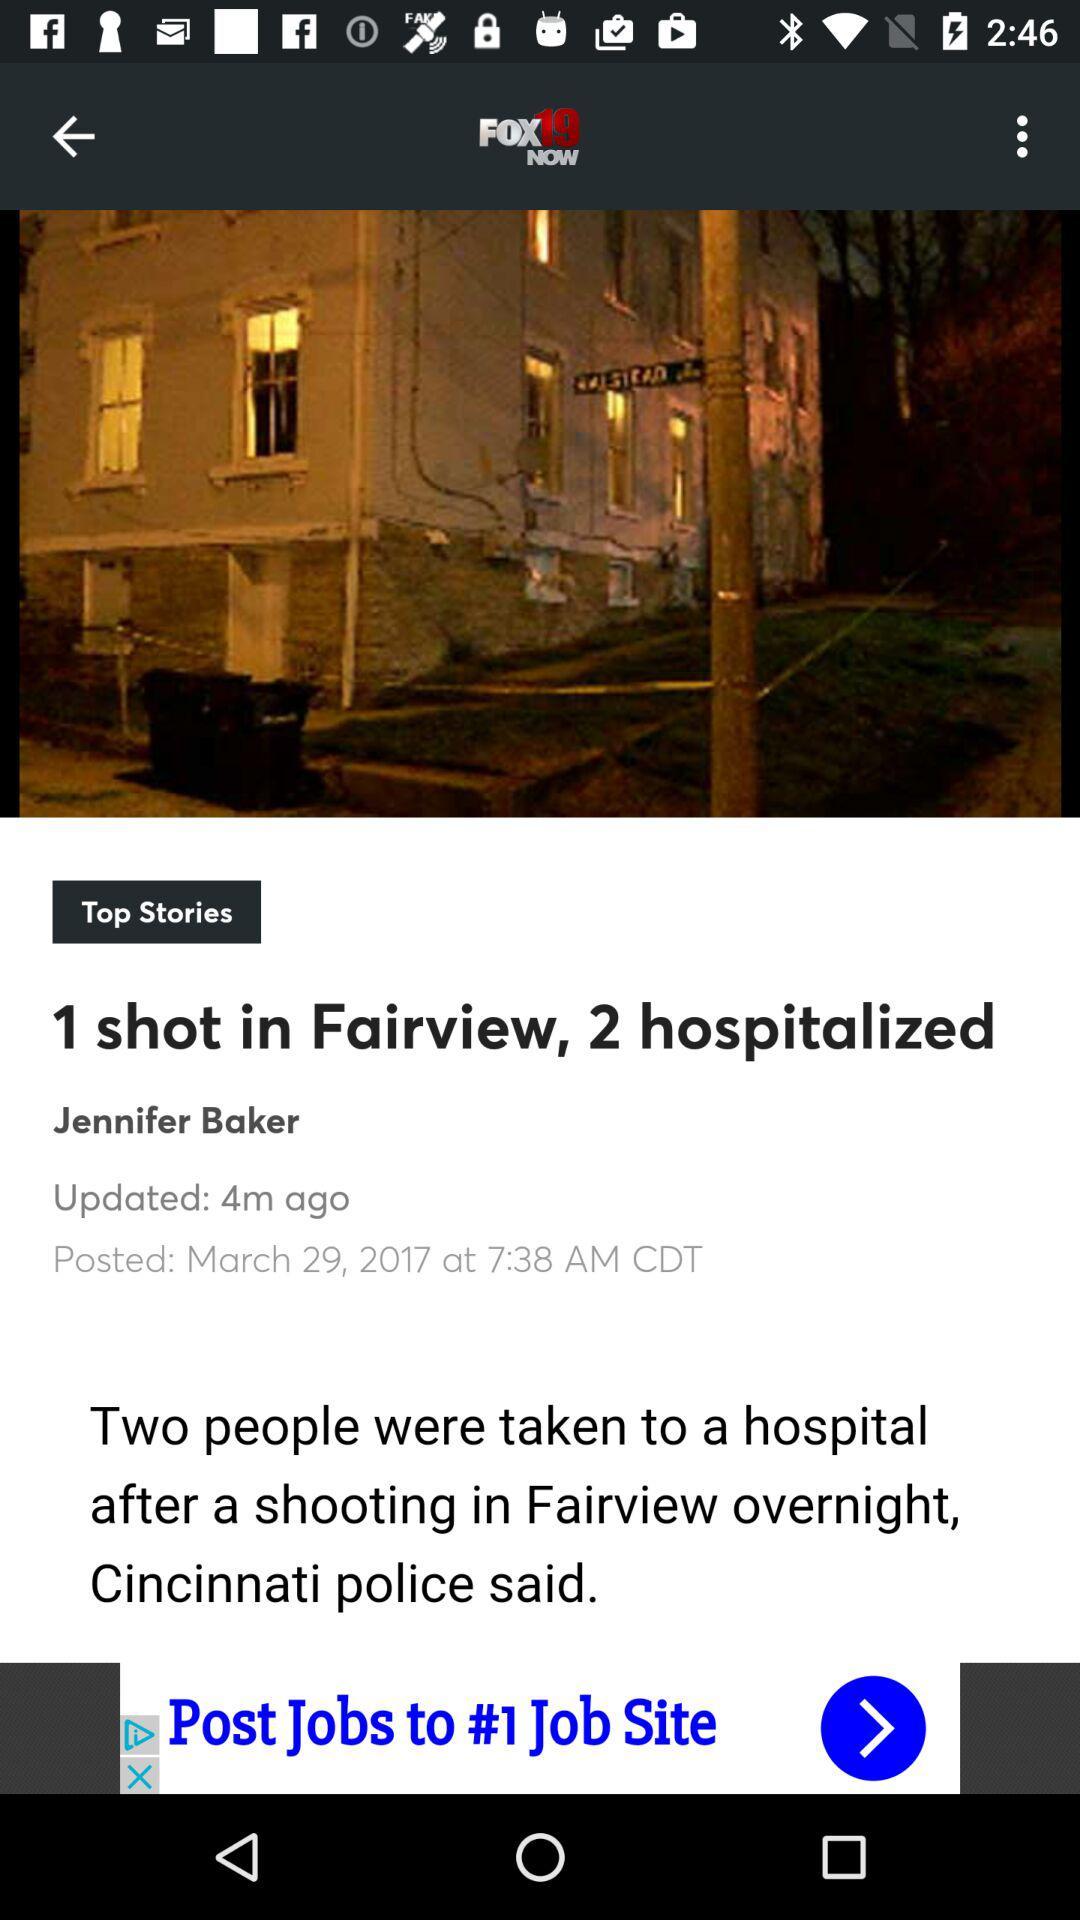 The height and width of the screenshot is (1920, 1080). What do you see at coordinates (540, 1727) in the screenshot?
I see `advertisement` at bounding box center [540, 1727].